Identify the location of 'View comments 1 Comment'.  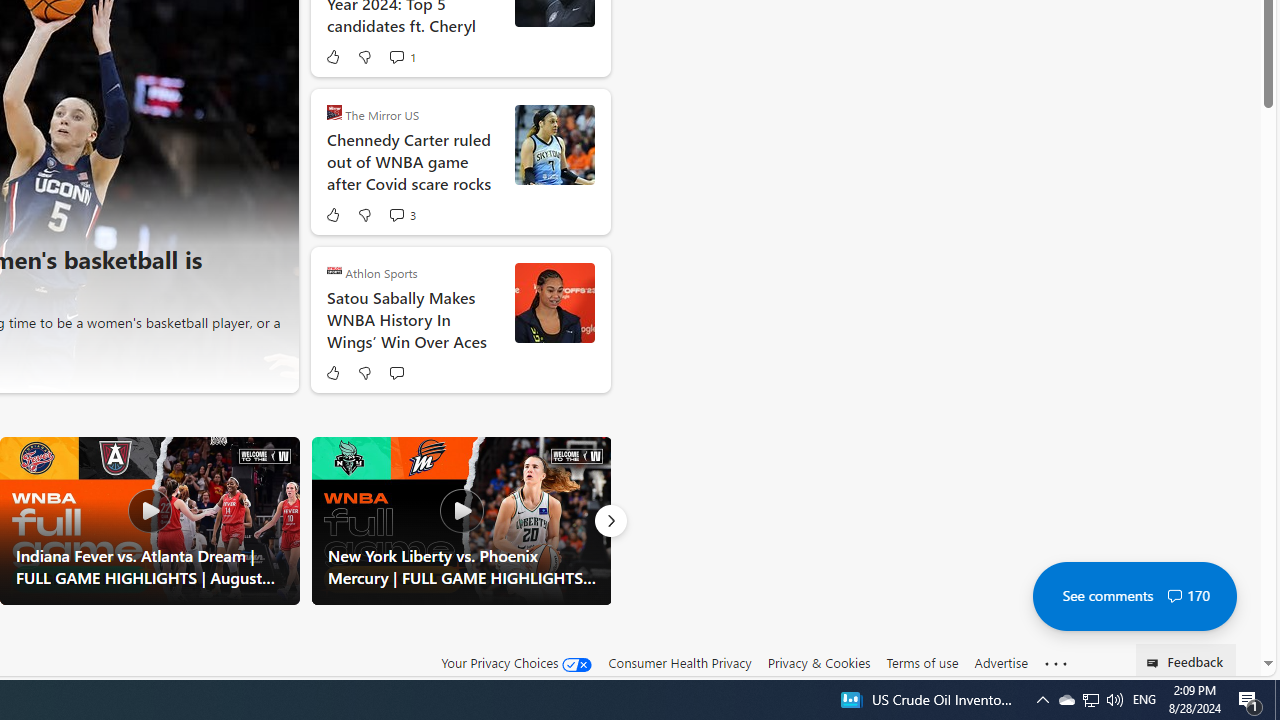
(400, 55).